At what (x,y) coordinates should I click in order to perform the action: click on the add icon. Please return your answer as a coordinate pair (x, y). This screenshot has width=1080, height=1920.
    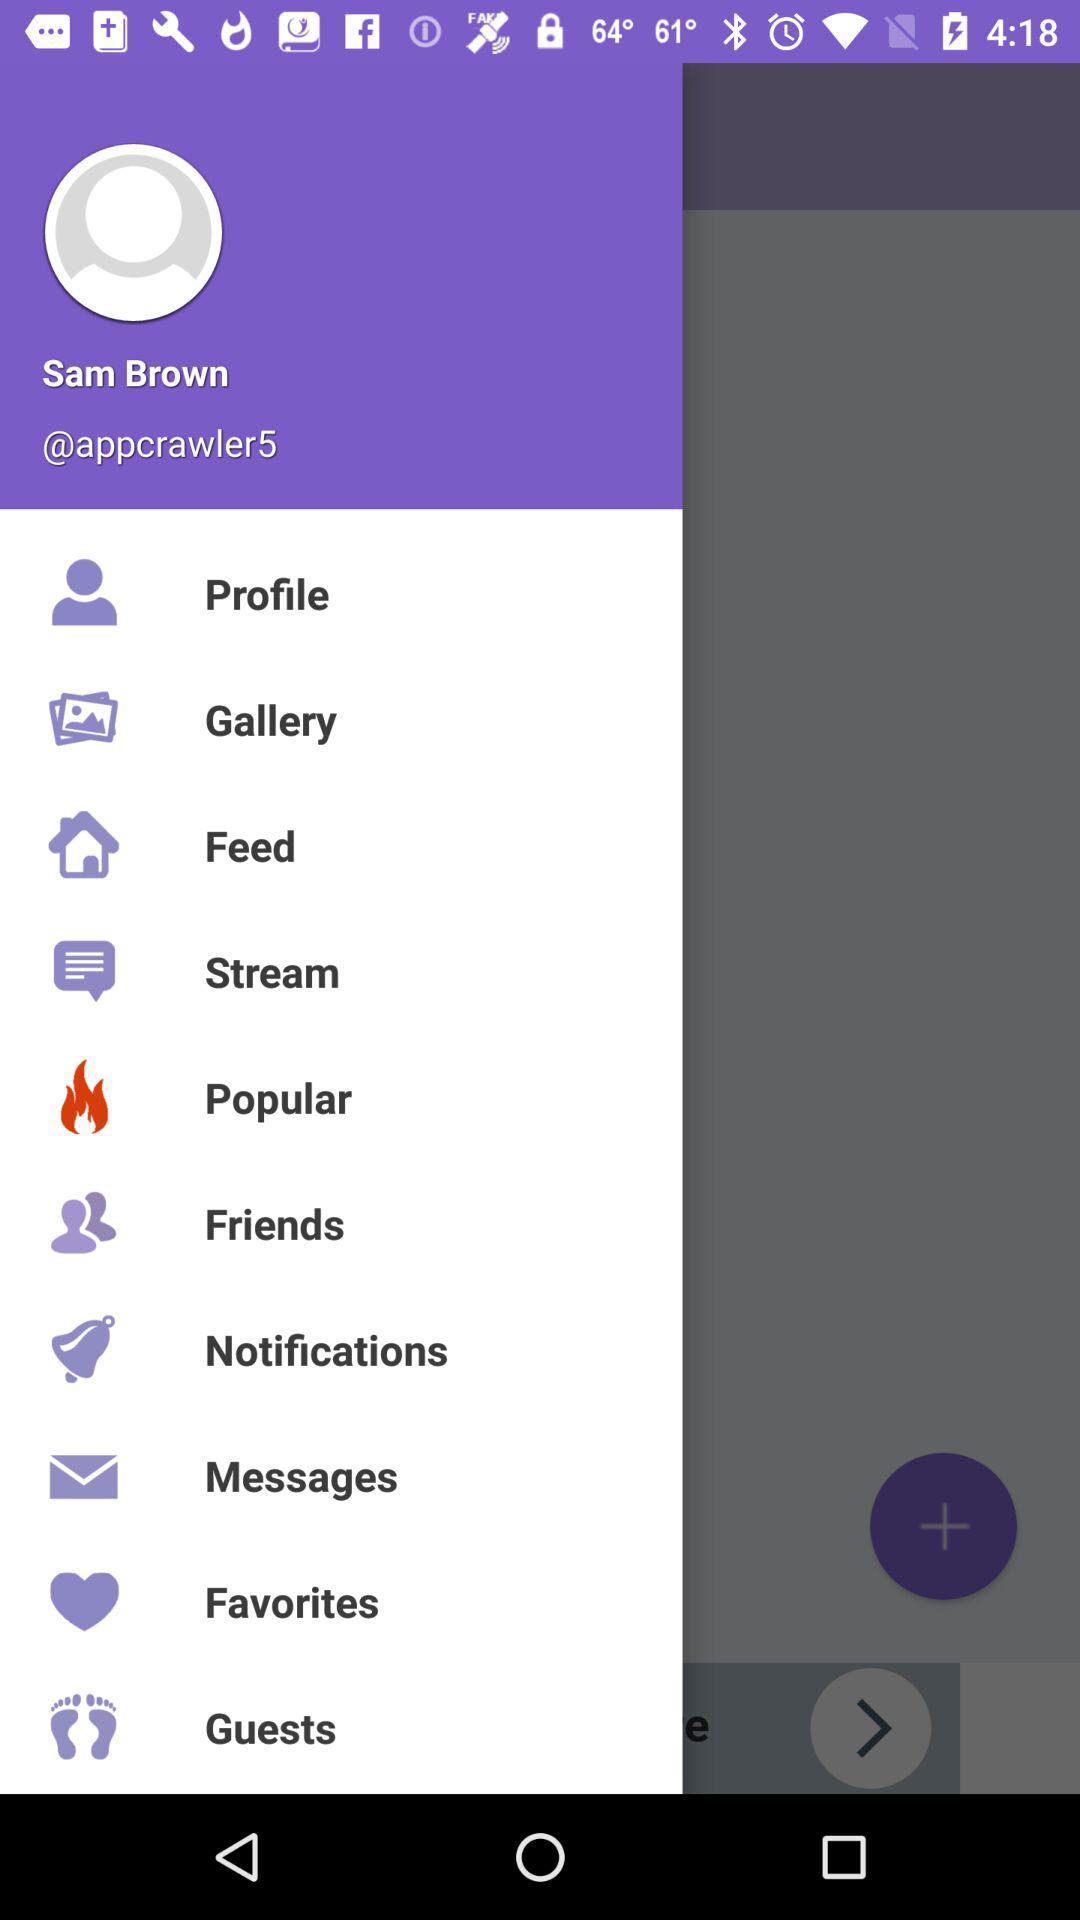
    Looking at the image, I should click on (943, 1525).